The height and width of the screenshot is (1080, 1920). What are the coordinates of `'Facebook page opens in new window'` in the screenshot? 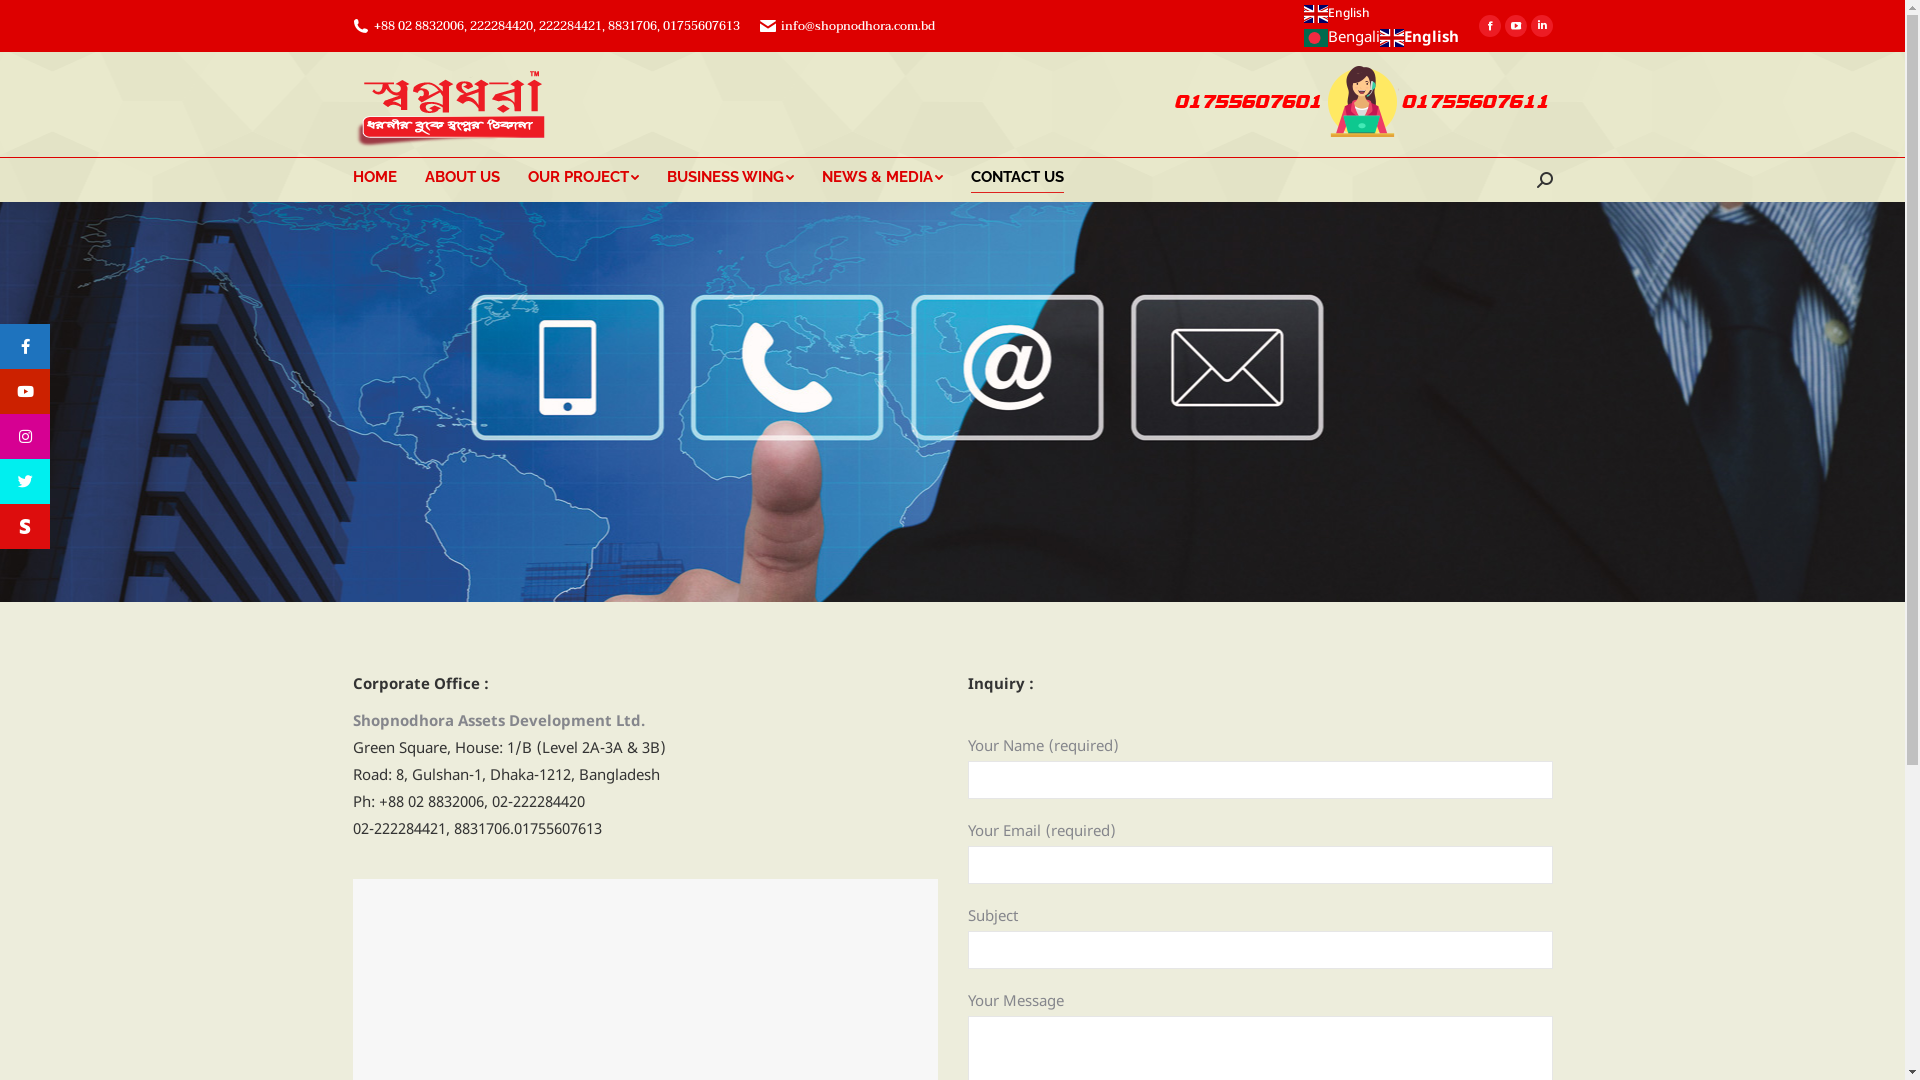 It's located at (1478, 26).